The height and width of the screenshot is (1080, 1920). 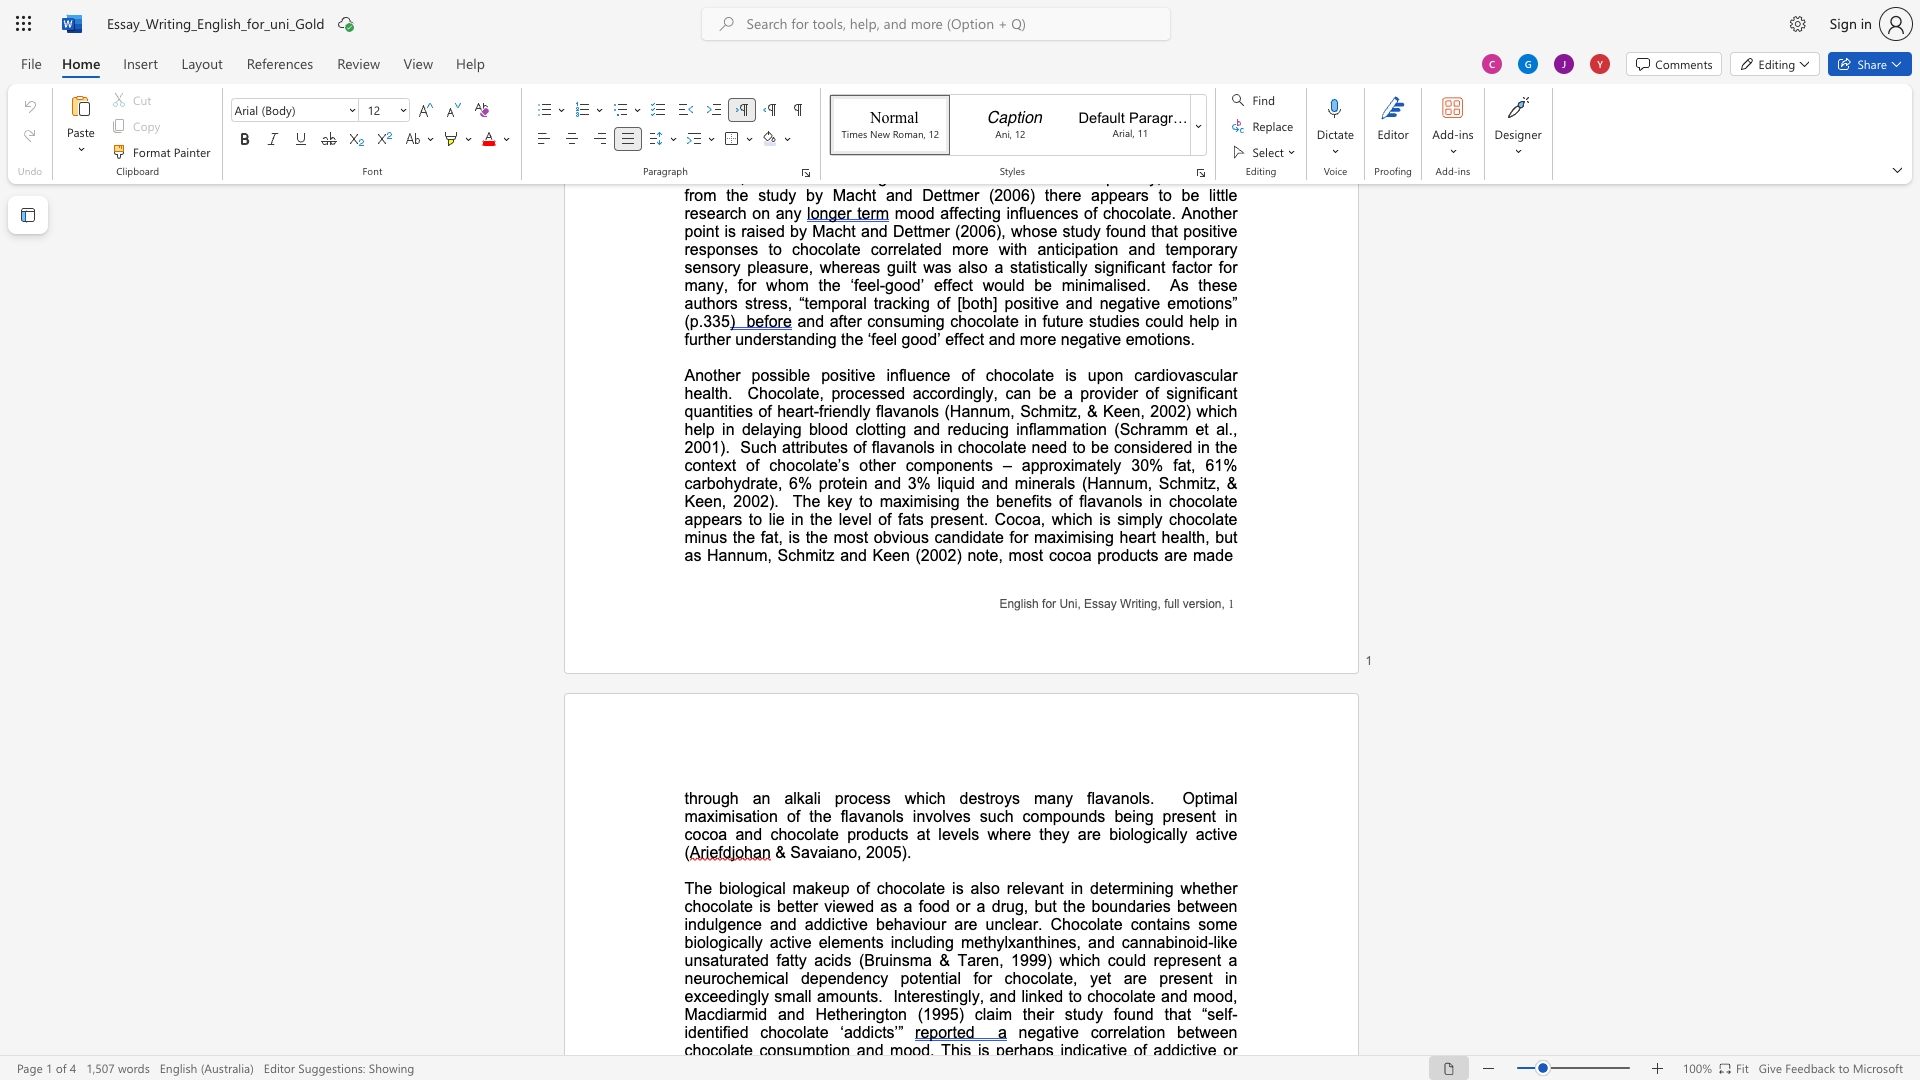 I want to click on the 1th character "e" in the text, so click(x=1102, y=887).